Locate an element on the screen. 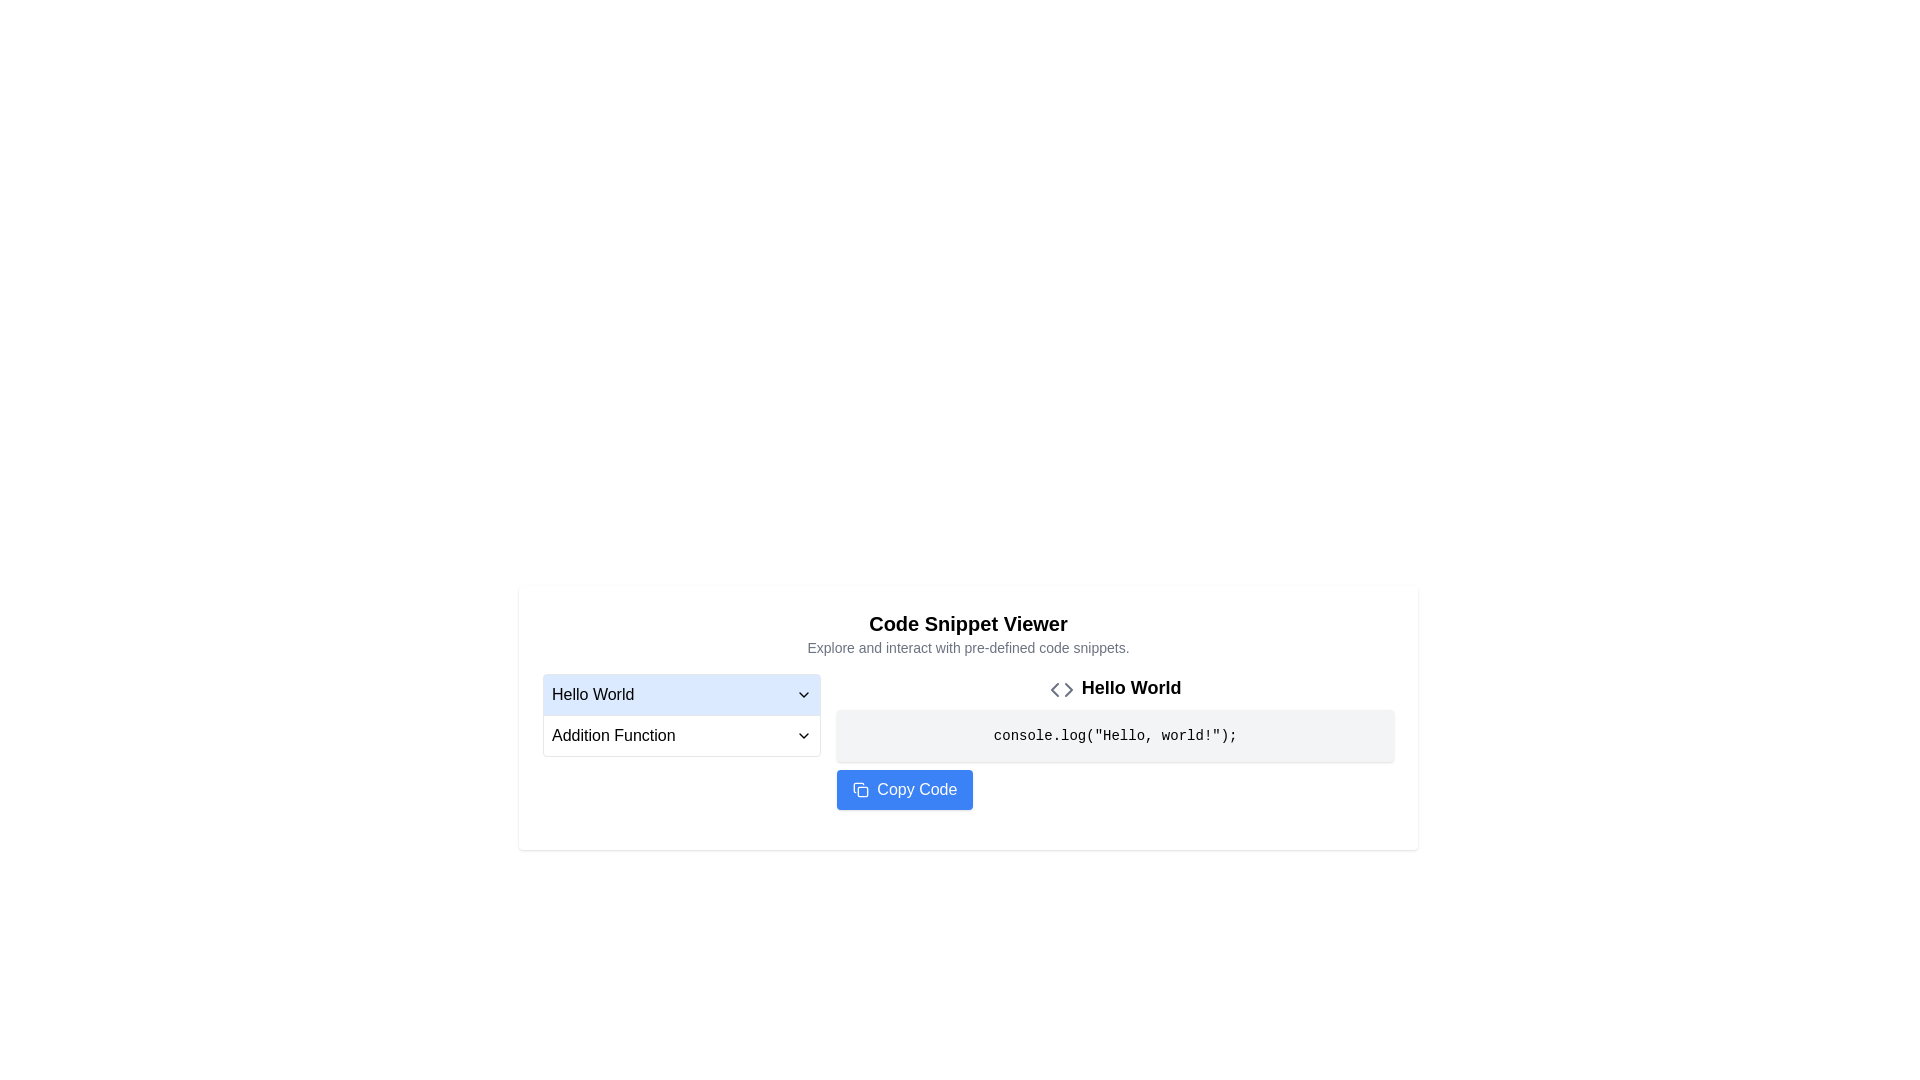  the button that copies the content of the adjacent code block to the clipboard, located centrally beneath the 'Code Snippet Viewer' section is located at coordinates (968, 764).